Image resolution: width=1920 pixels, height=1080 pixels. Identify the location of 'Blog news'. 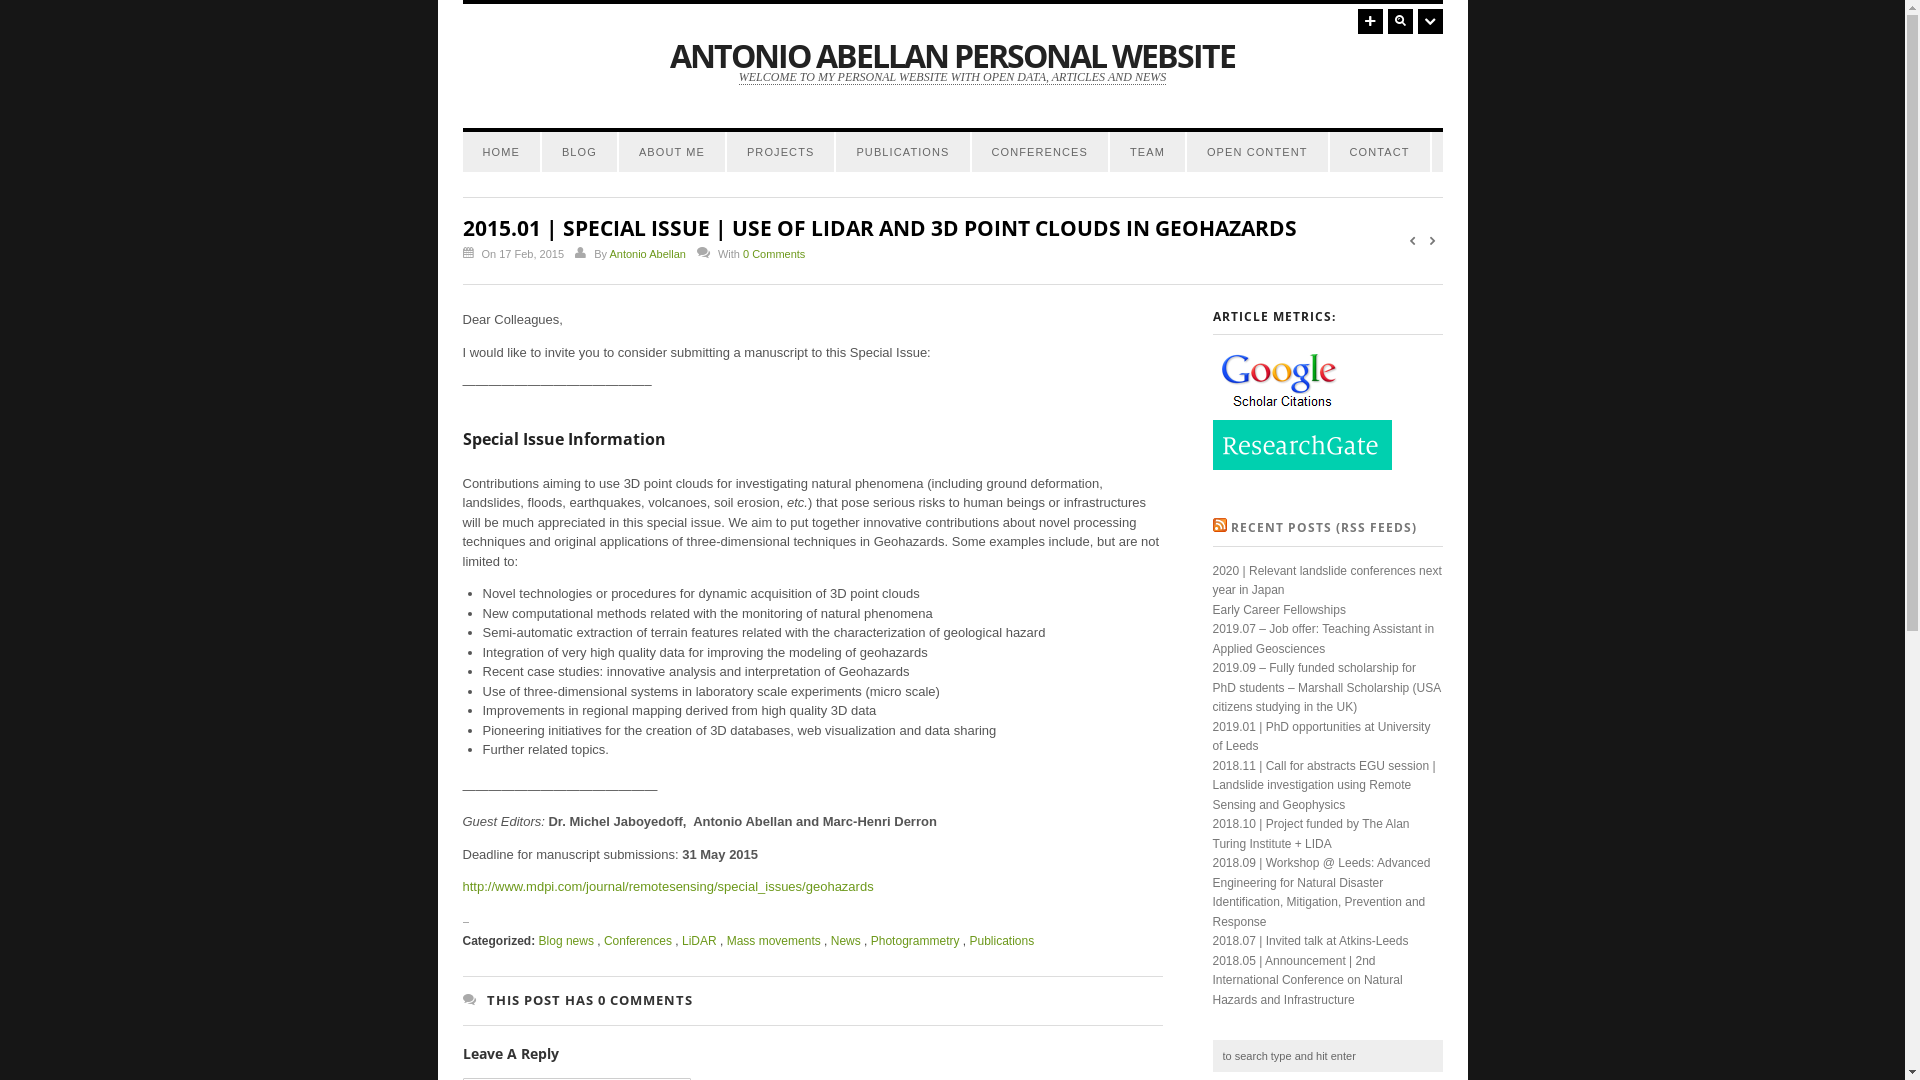
(538, 941).